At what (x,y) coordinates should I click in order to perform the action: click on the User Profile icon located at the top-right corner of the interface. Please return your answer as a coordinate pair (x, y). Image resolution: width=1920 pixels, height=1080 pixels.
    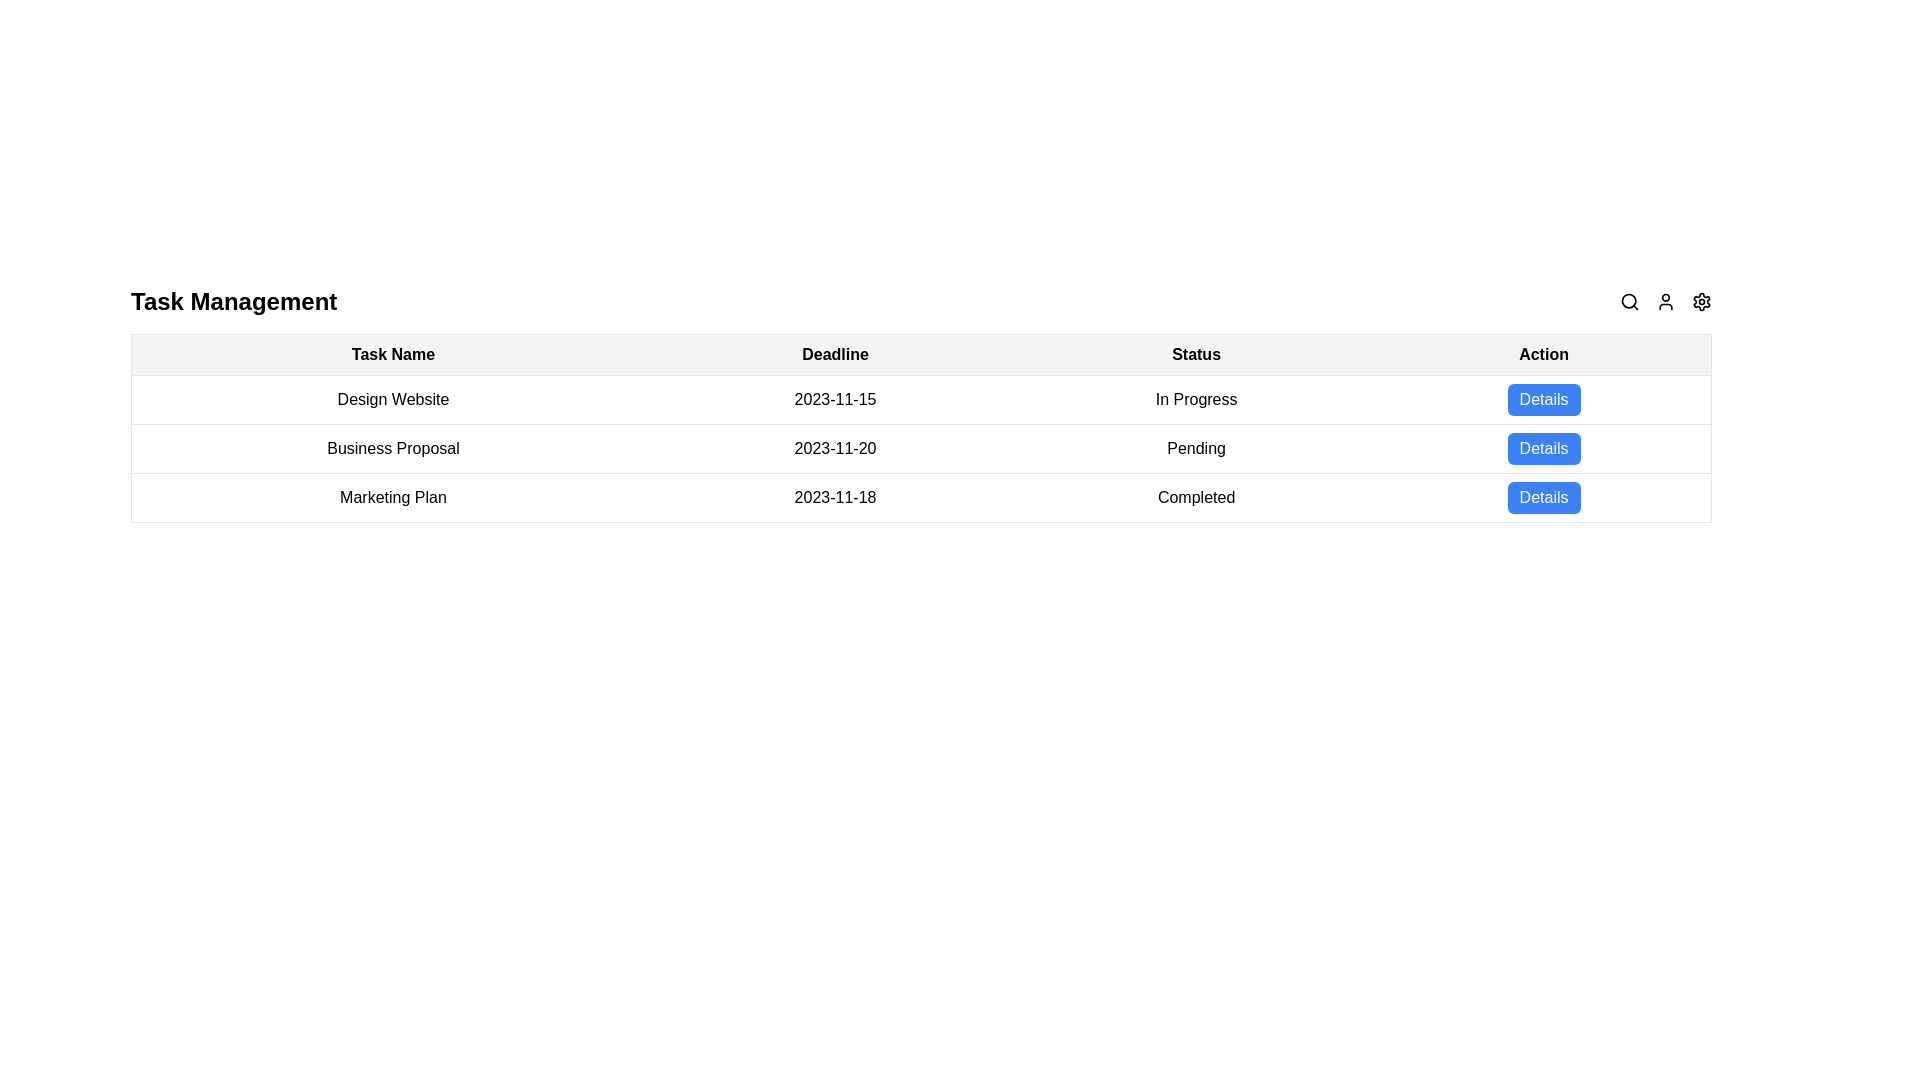
    Looking at the image, I should click on (1665, 301).